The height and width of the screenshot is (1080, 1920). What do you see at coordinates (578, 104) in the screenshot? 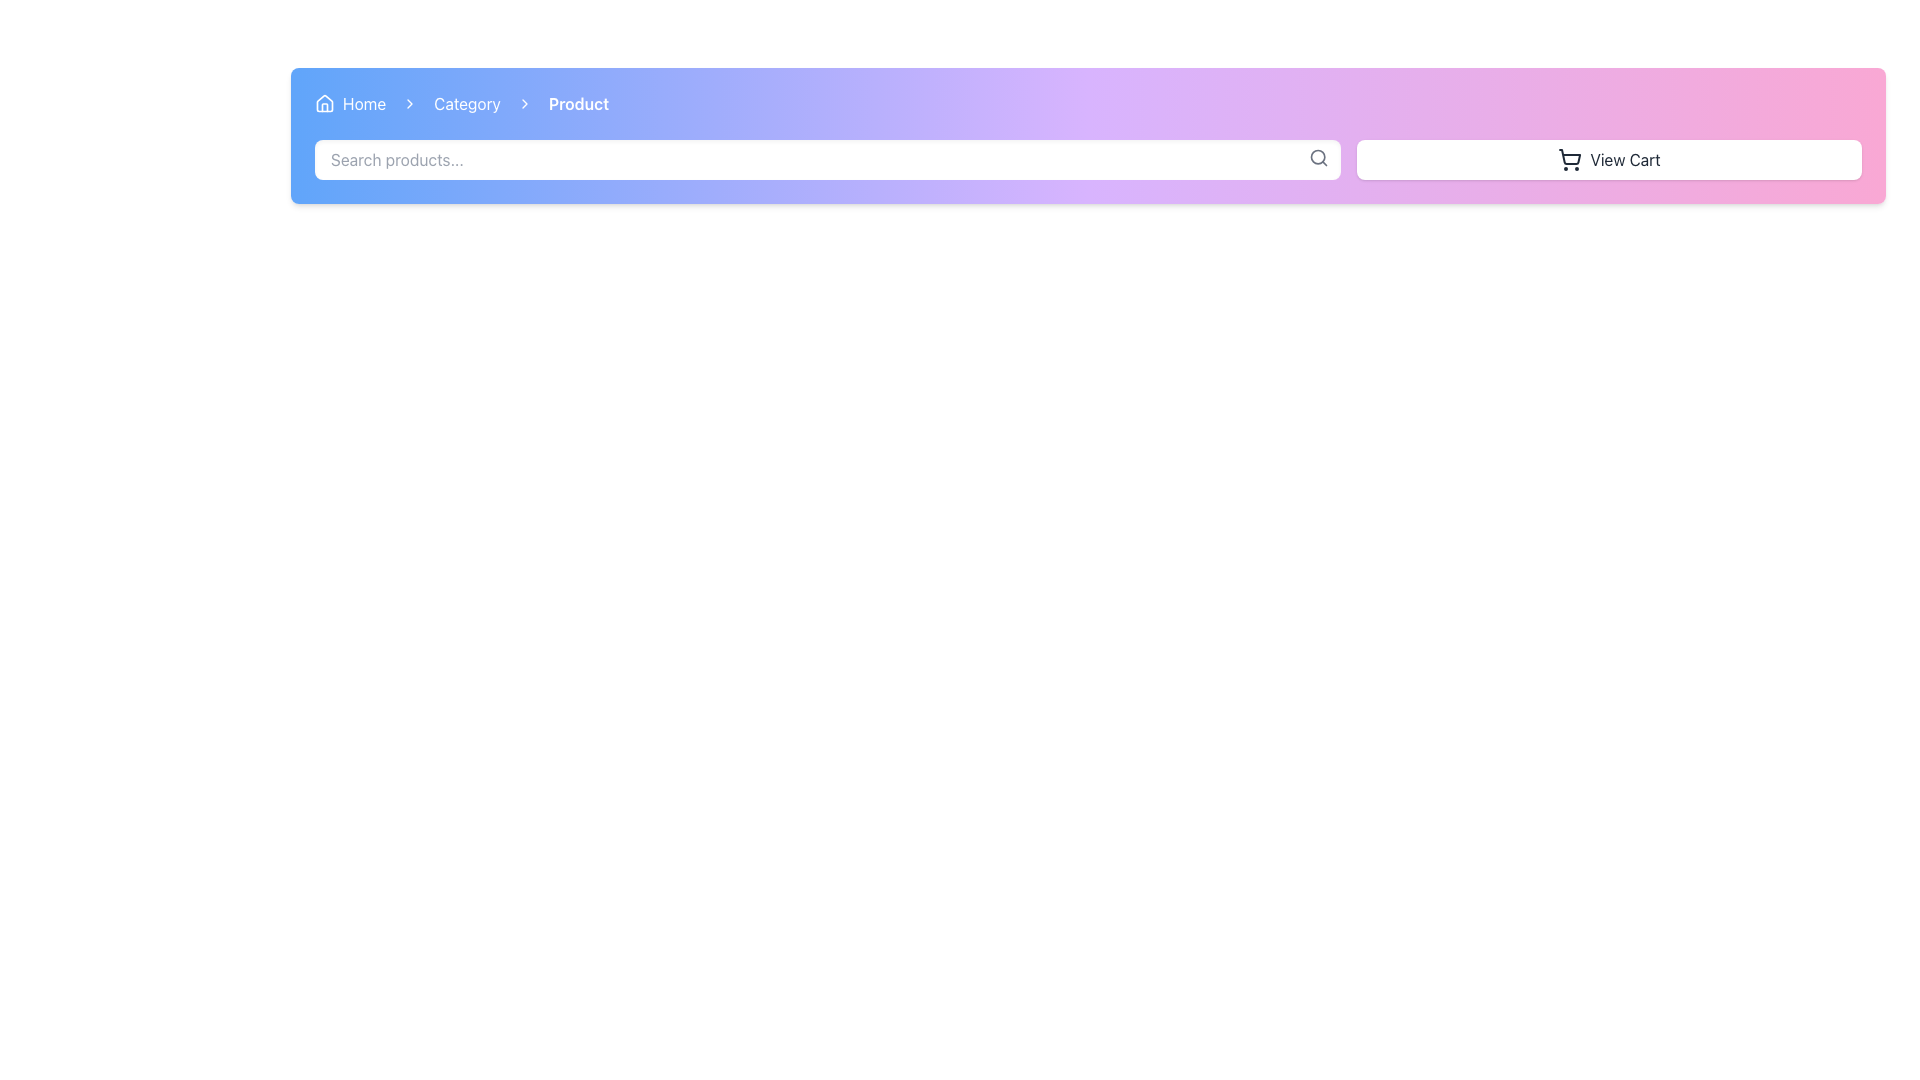
I see `the breadcrumb navigation label located to the right of the 'Category' element and the chevron icon, indicating the current section of the navigation hierarchy` at bounding box center [578, 104].